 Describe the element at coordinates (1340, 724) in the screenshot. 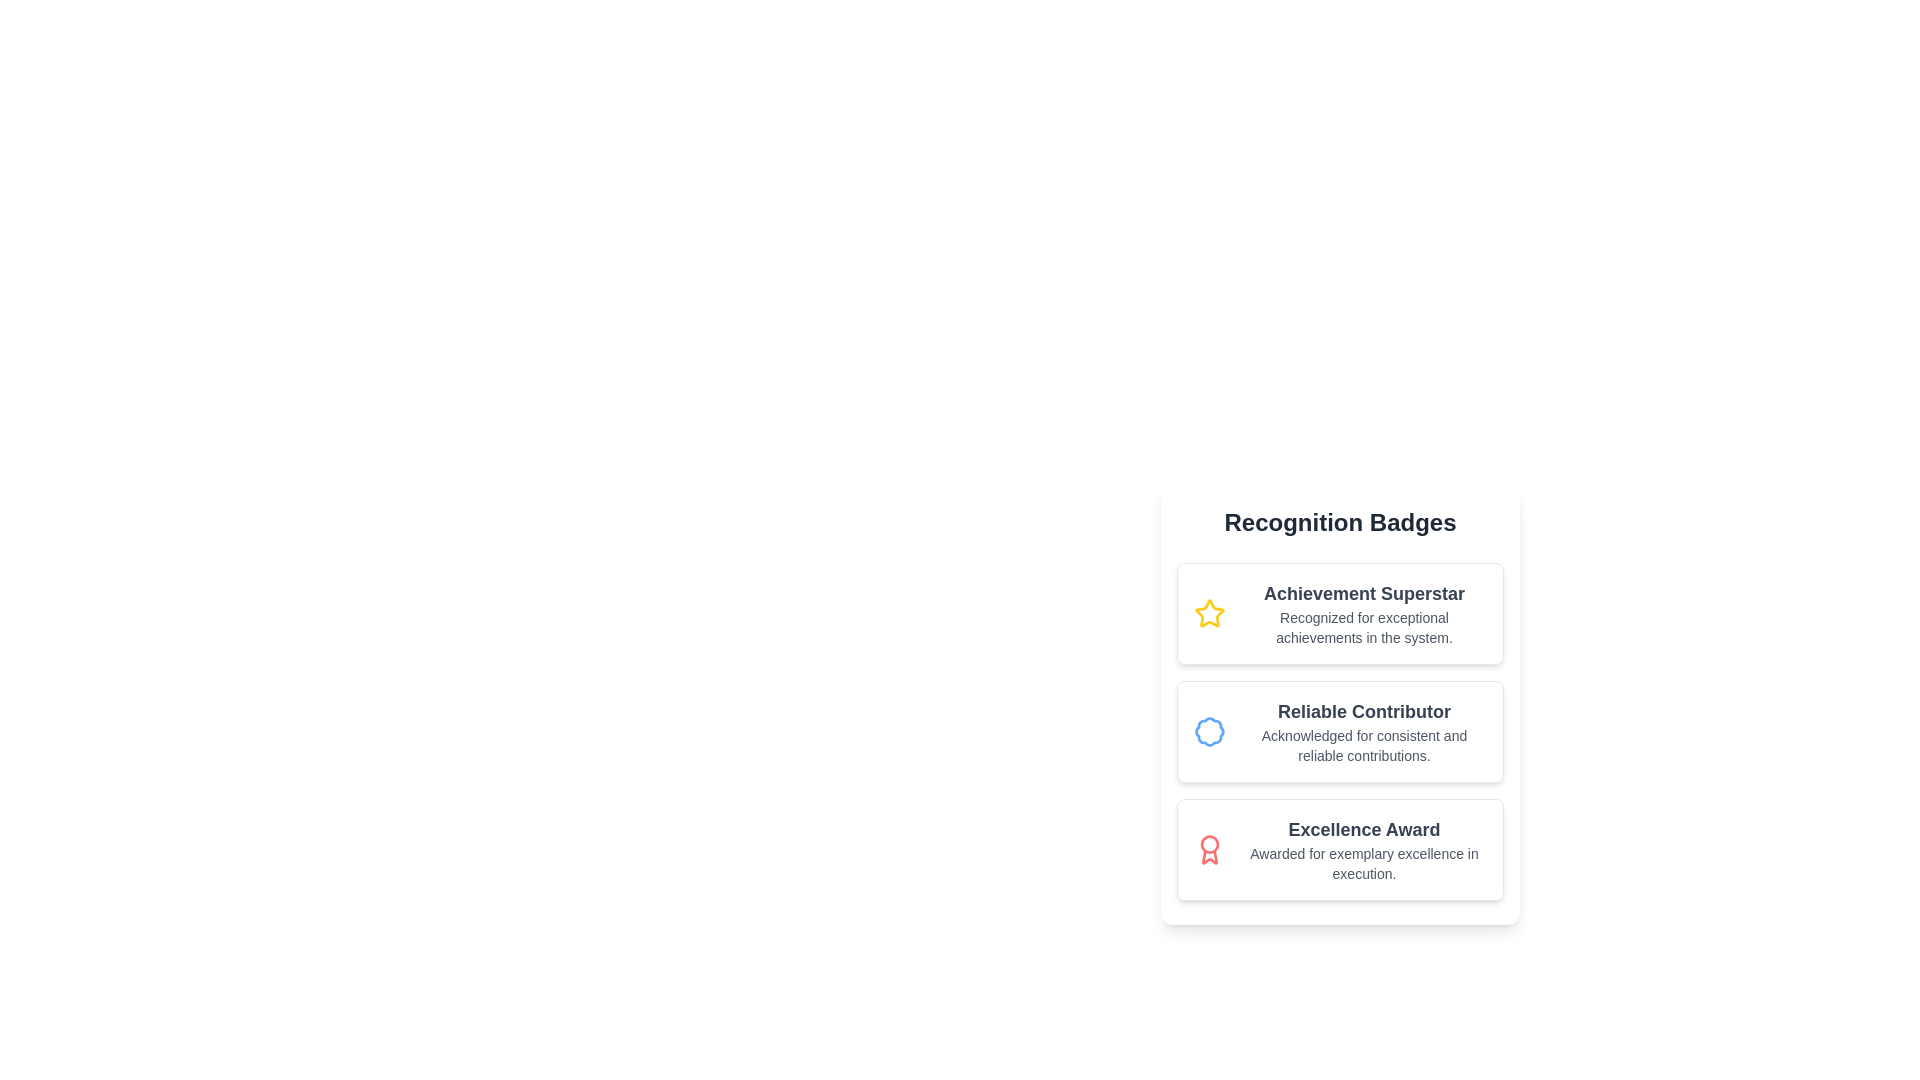

I see `text from the Informational card titled 'Reliable Contributor', which is the second card in the 'Recognition Badges' section` at that location.